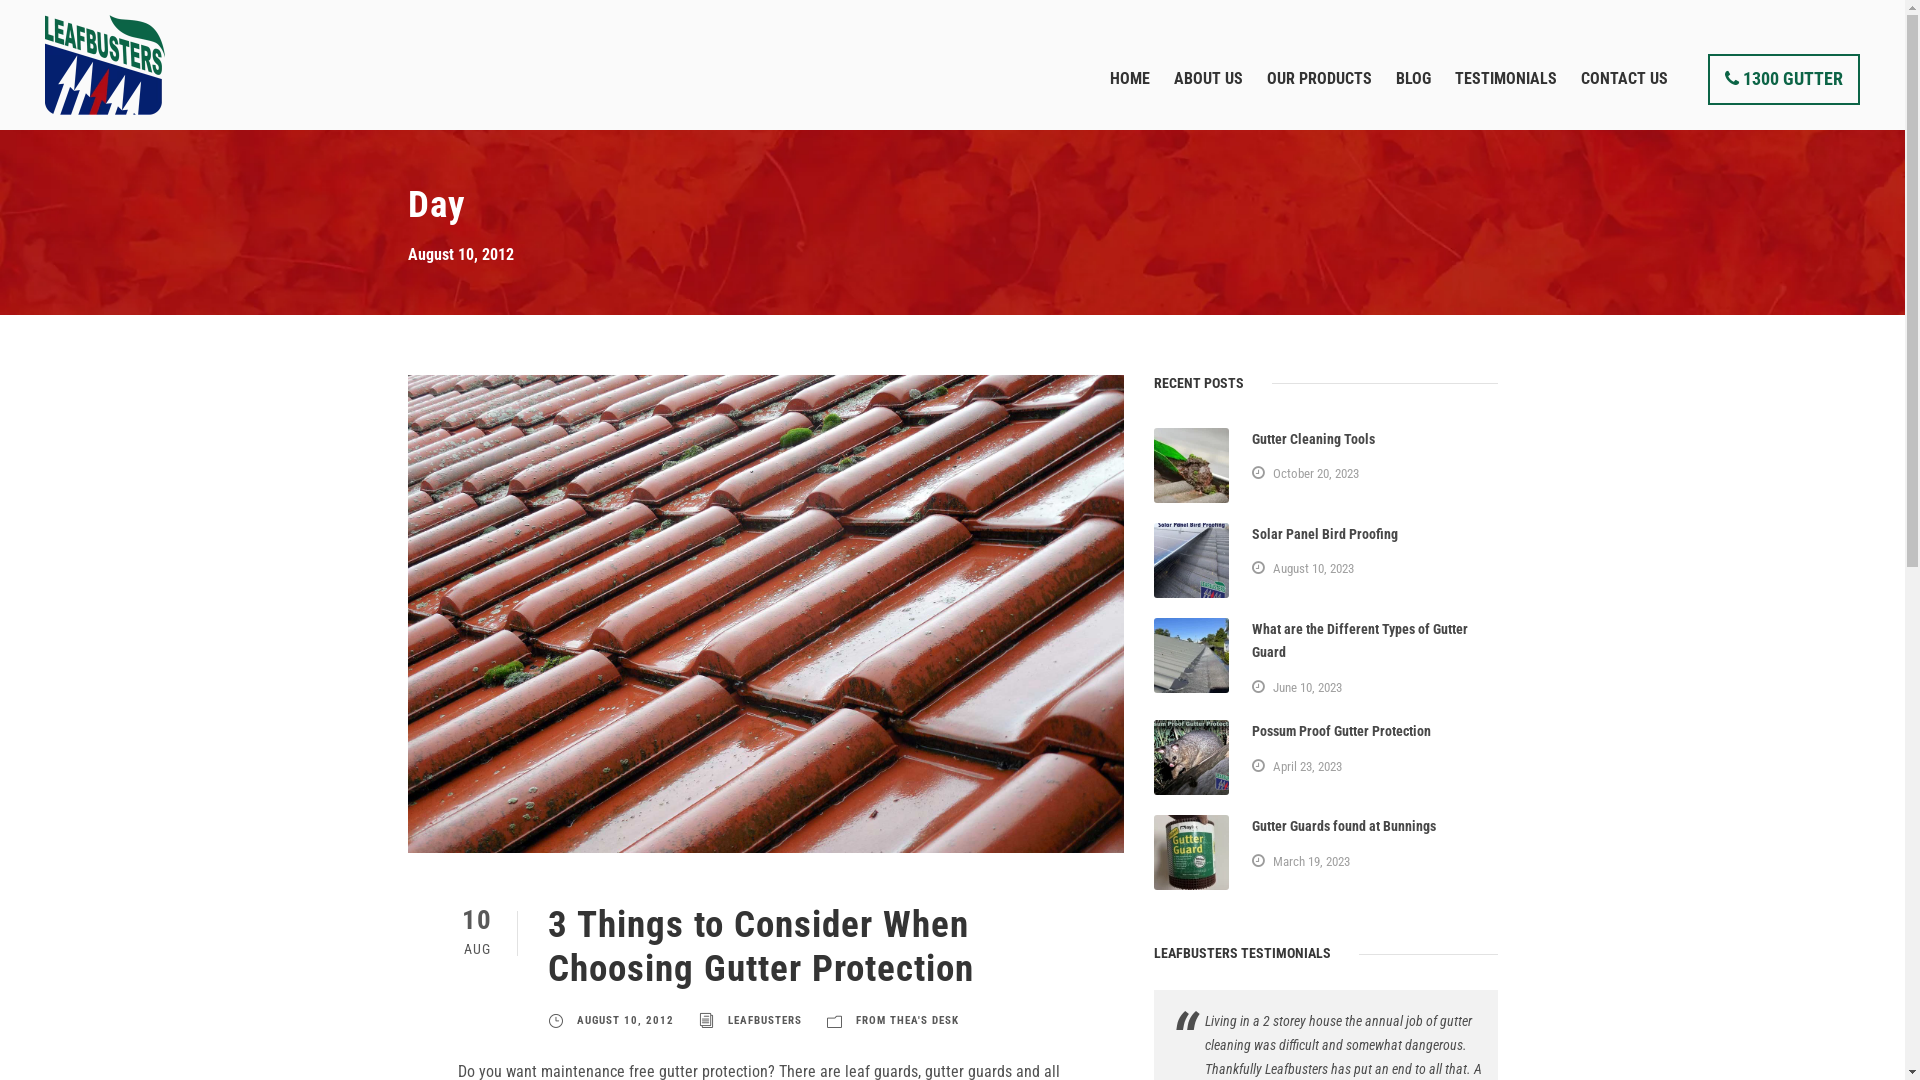 Image resolution: width=1920 pixels, height=1080 pixels. Describe the element at coordinates (1129, 97) in the screenshot. I see `'HOME'` at that location.